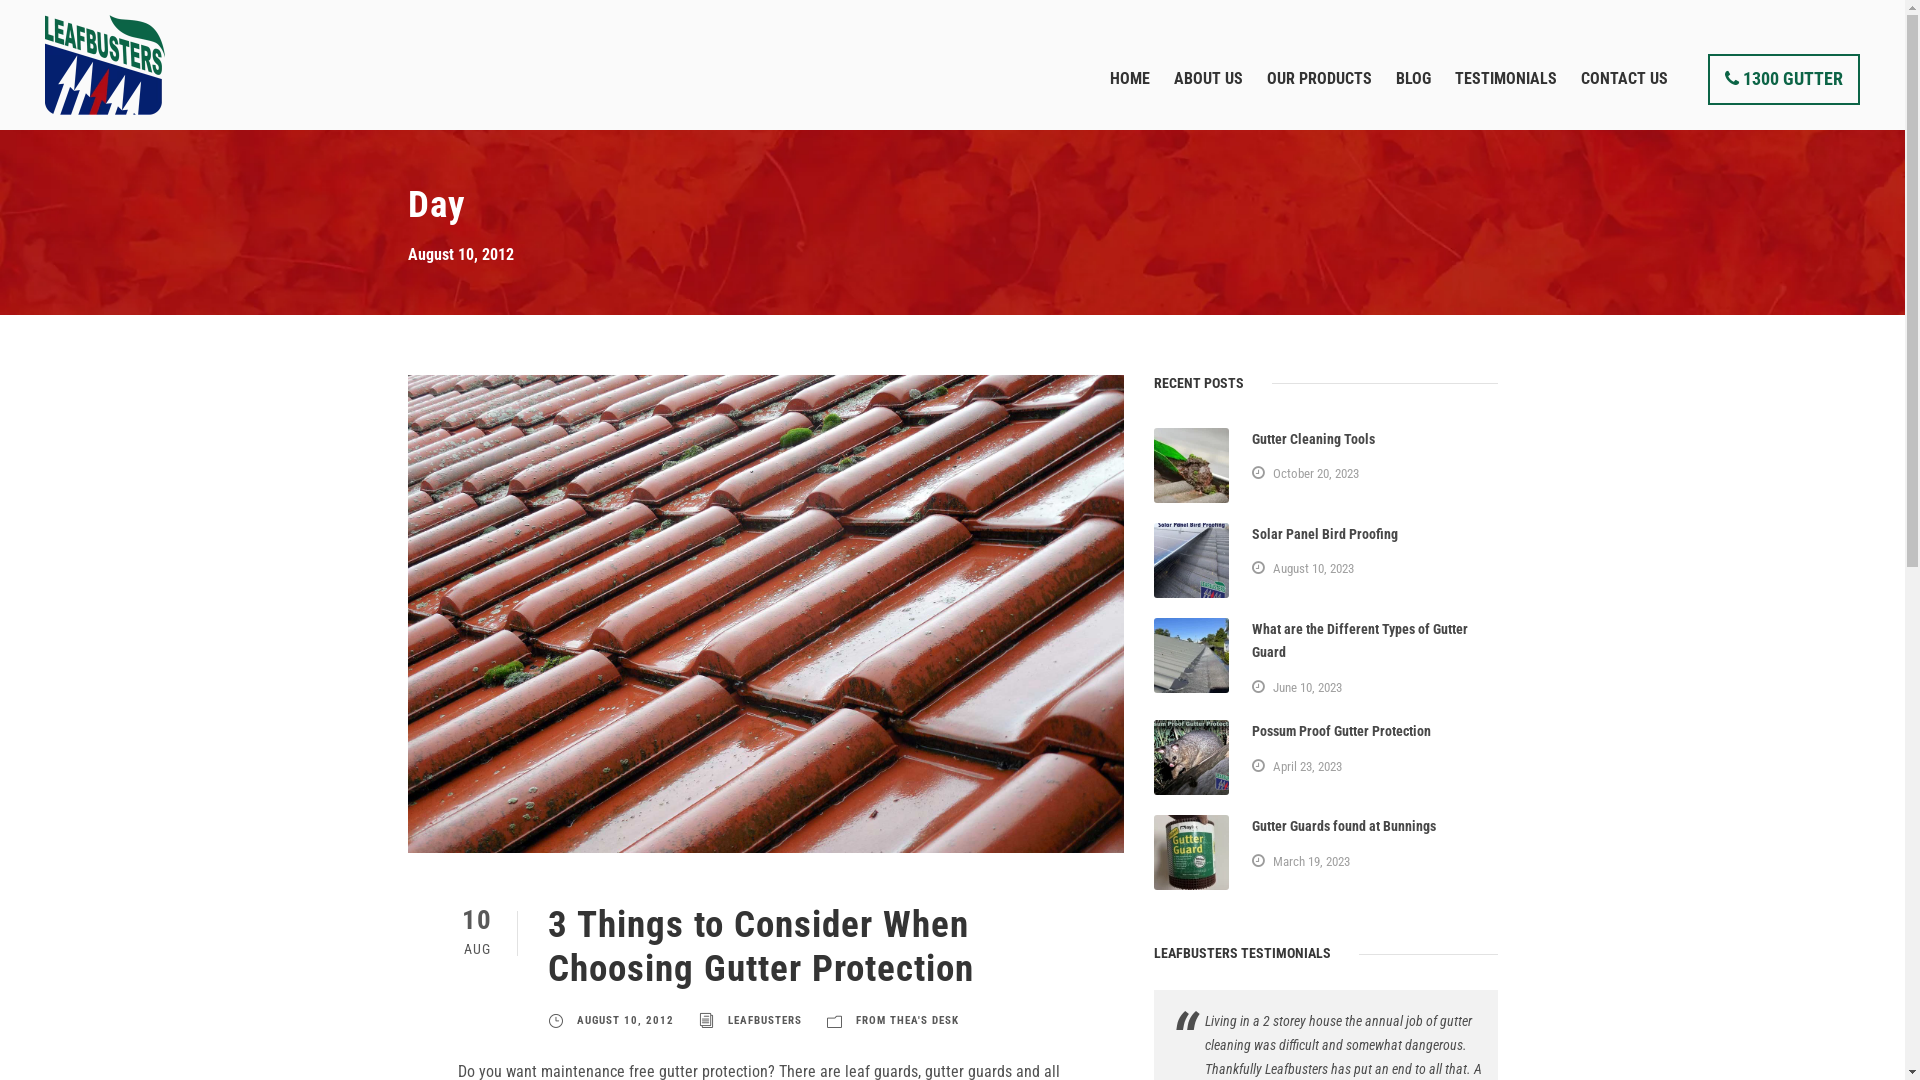 Image resolution: width=1920 pixels, height=1080 pixels. Describe the element at coordinates (1129, 97) in the screenshot. I see `'HOME'` at that location.